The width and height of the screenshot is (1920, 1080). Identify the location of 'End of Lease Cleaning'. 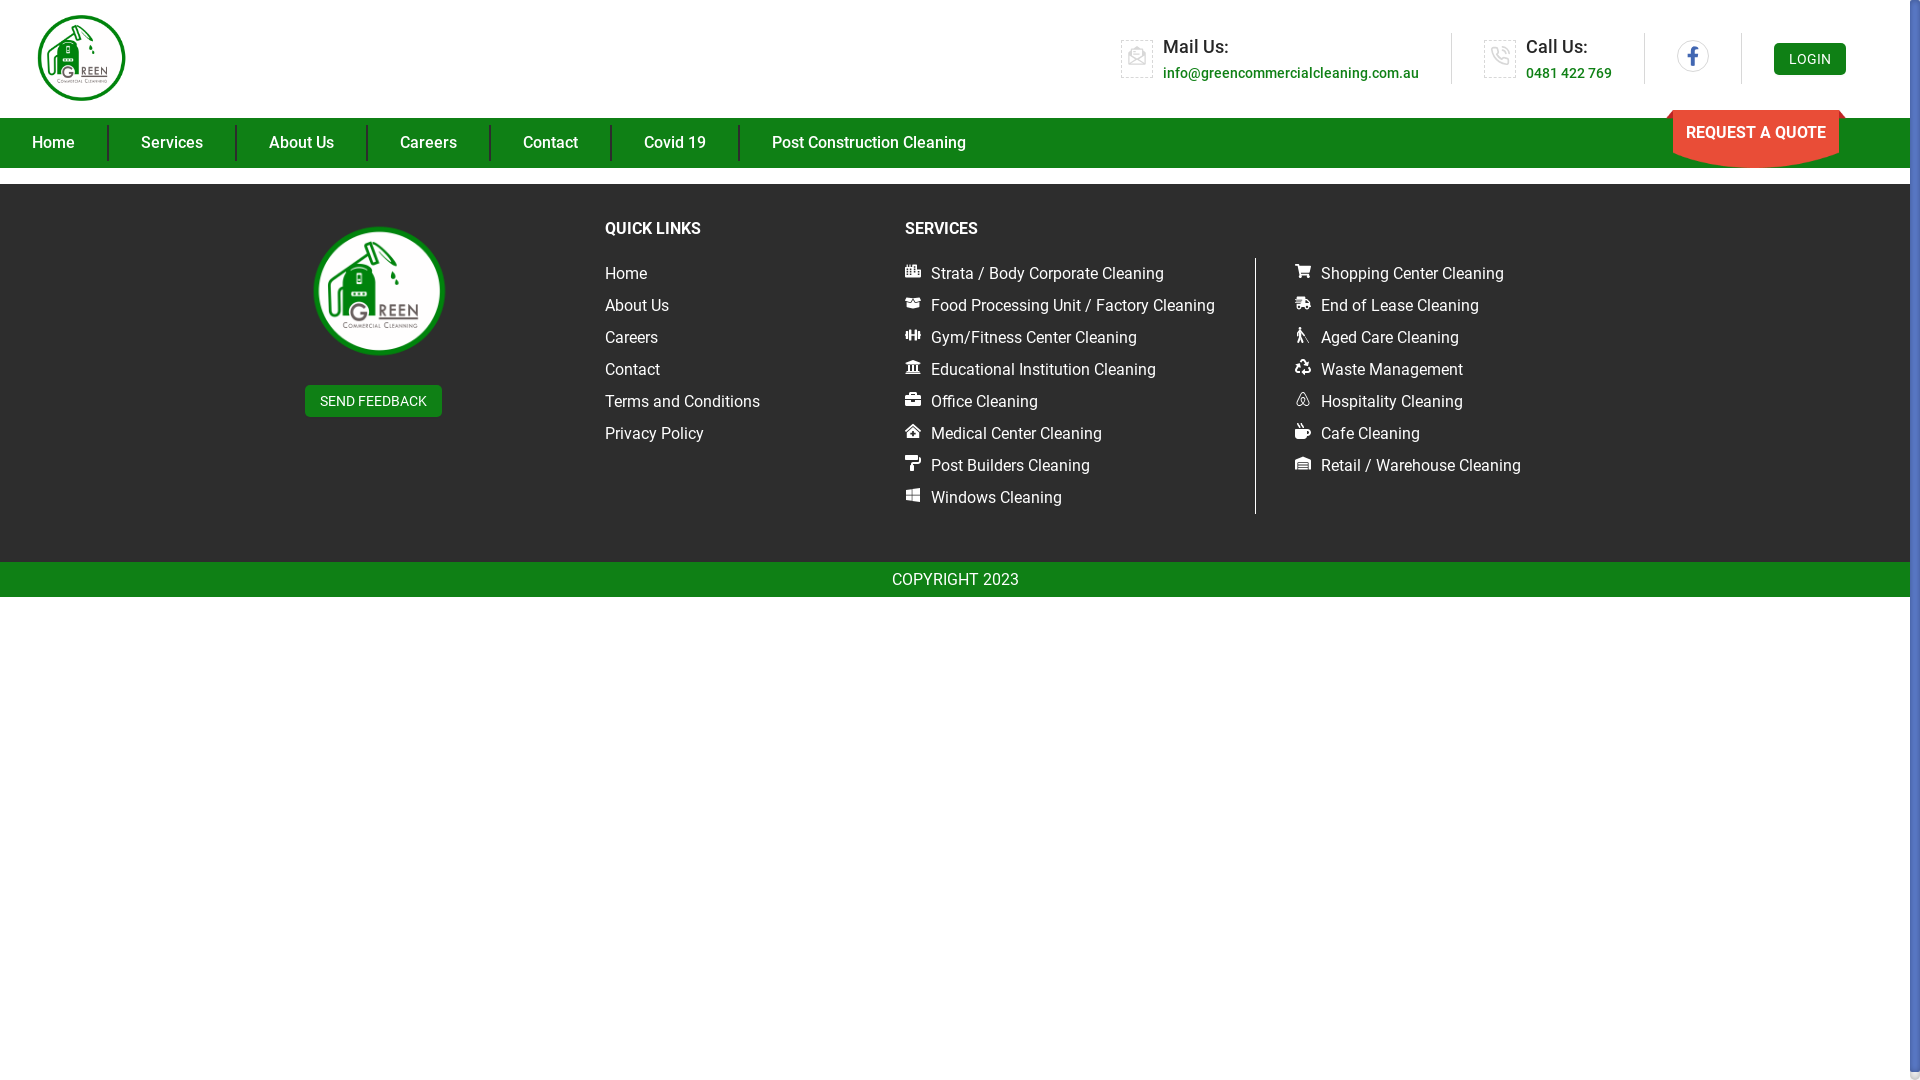
(1386, 305).